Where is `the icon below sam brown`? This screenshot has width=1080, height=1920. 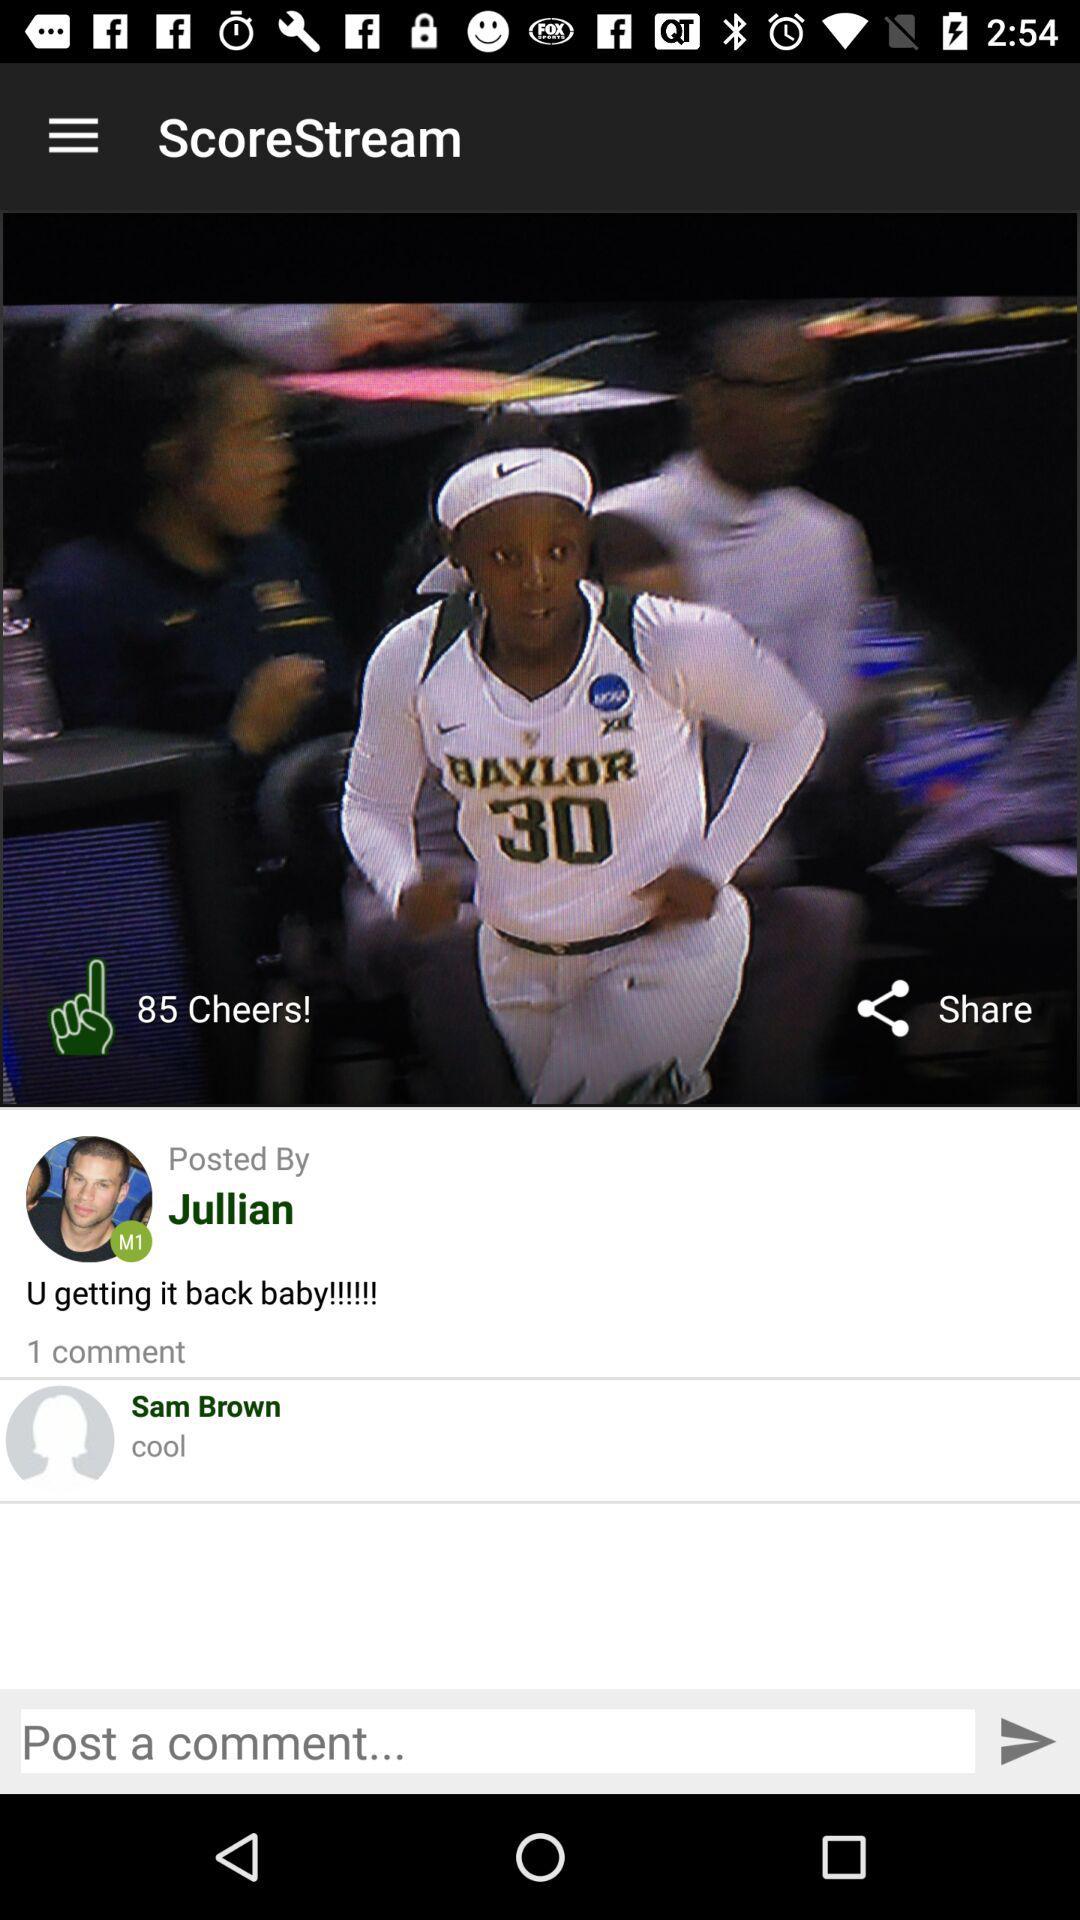
the icon below sam brown is located at coordinates (157, 1444).